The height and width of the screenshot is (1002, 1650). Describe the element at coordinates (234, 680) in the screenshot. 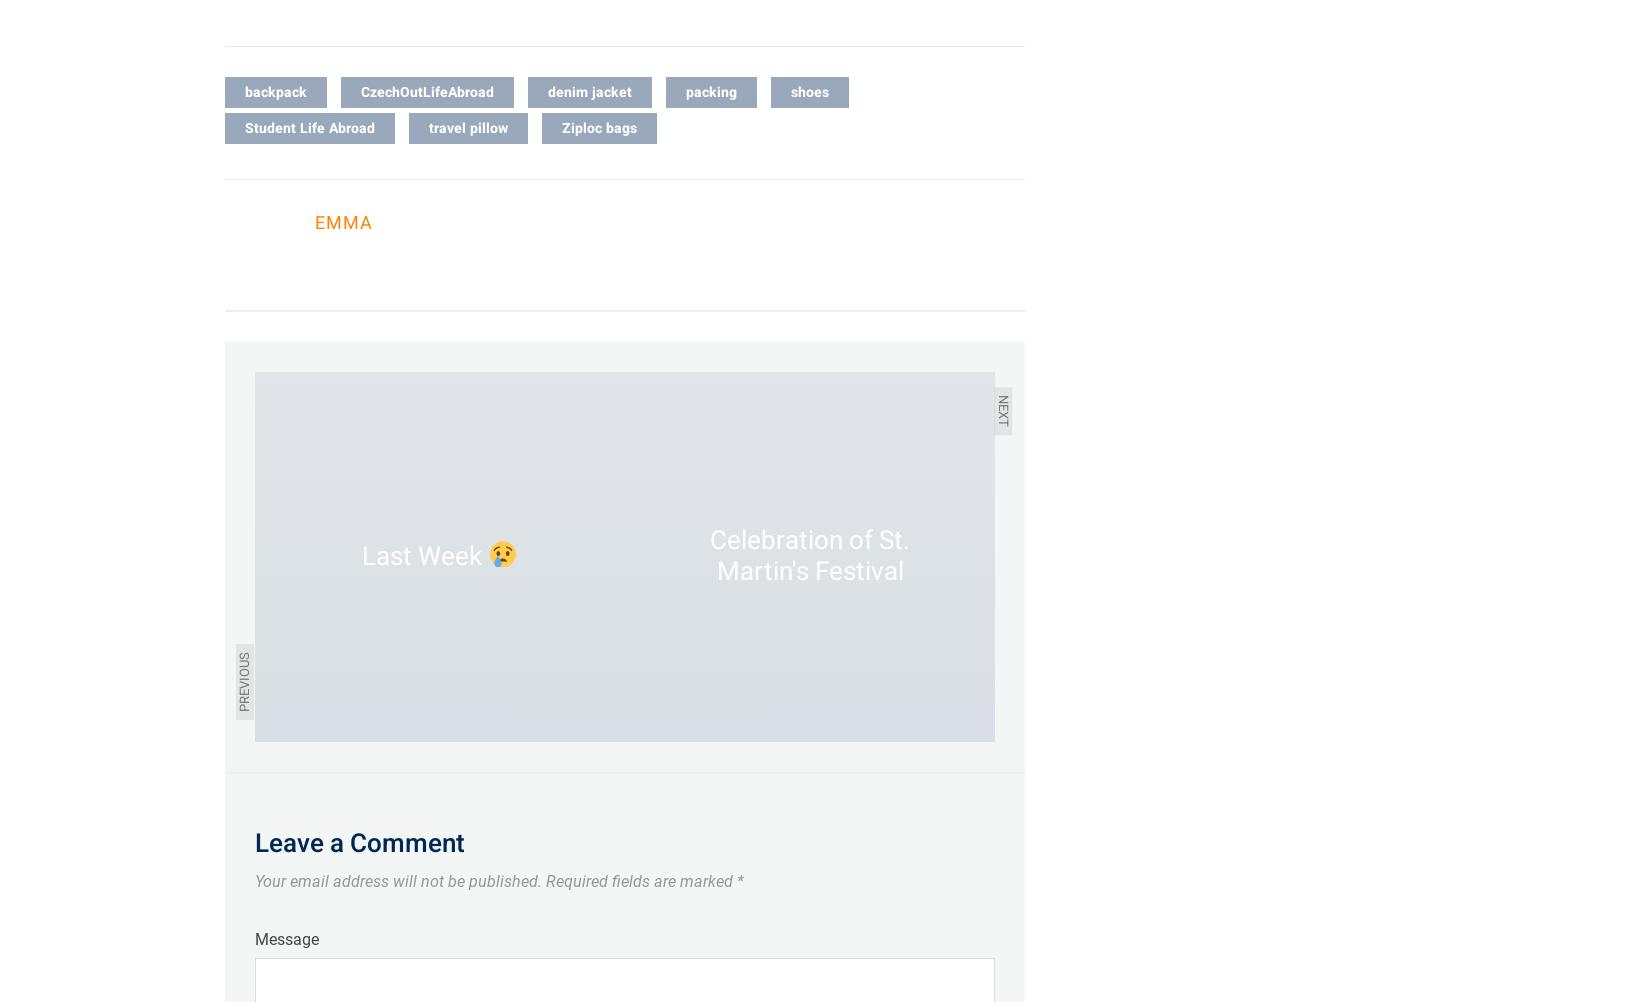

I see `'Previous'` at that location.